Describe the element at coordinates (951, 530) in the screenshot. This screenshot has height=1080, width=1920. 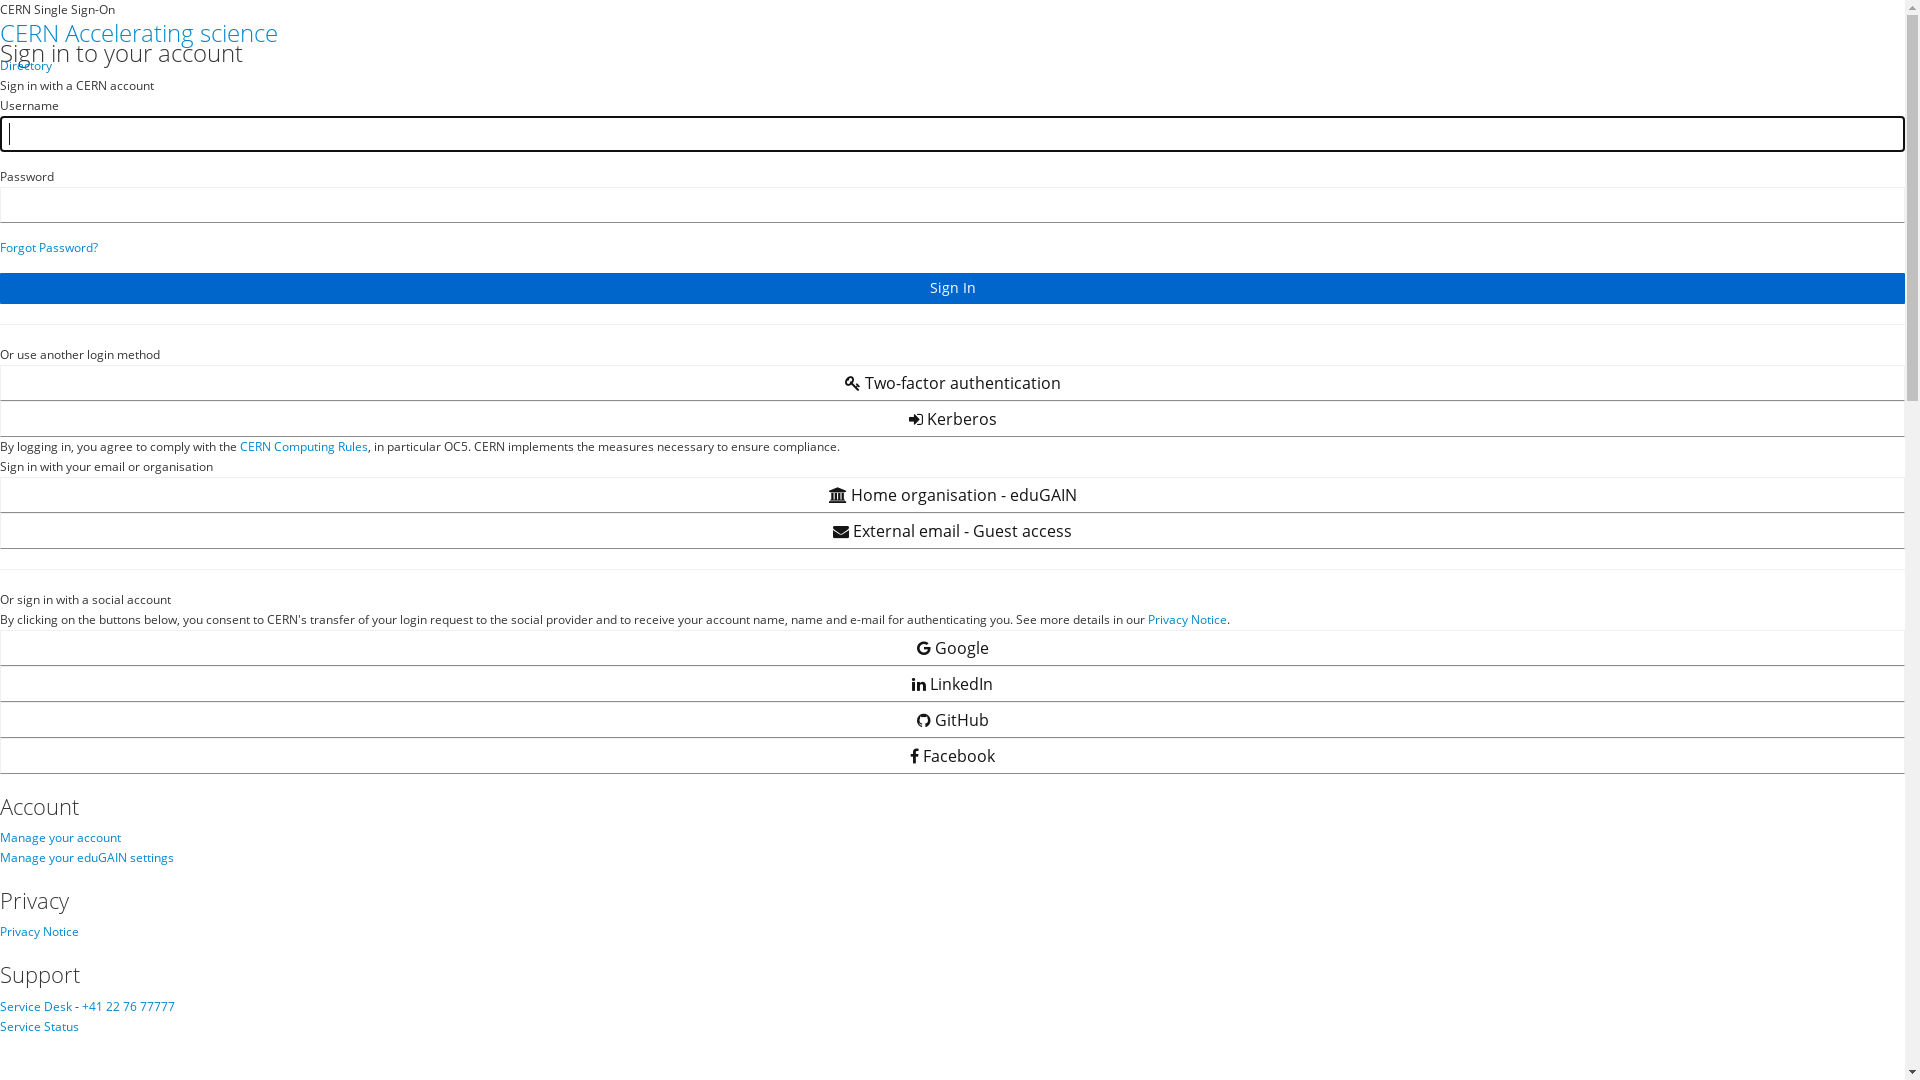
I see `'External email - Guest access'` at that location.